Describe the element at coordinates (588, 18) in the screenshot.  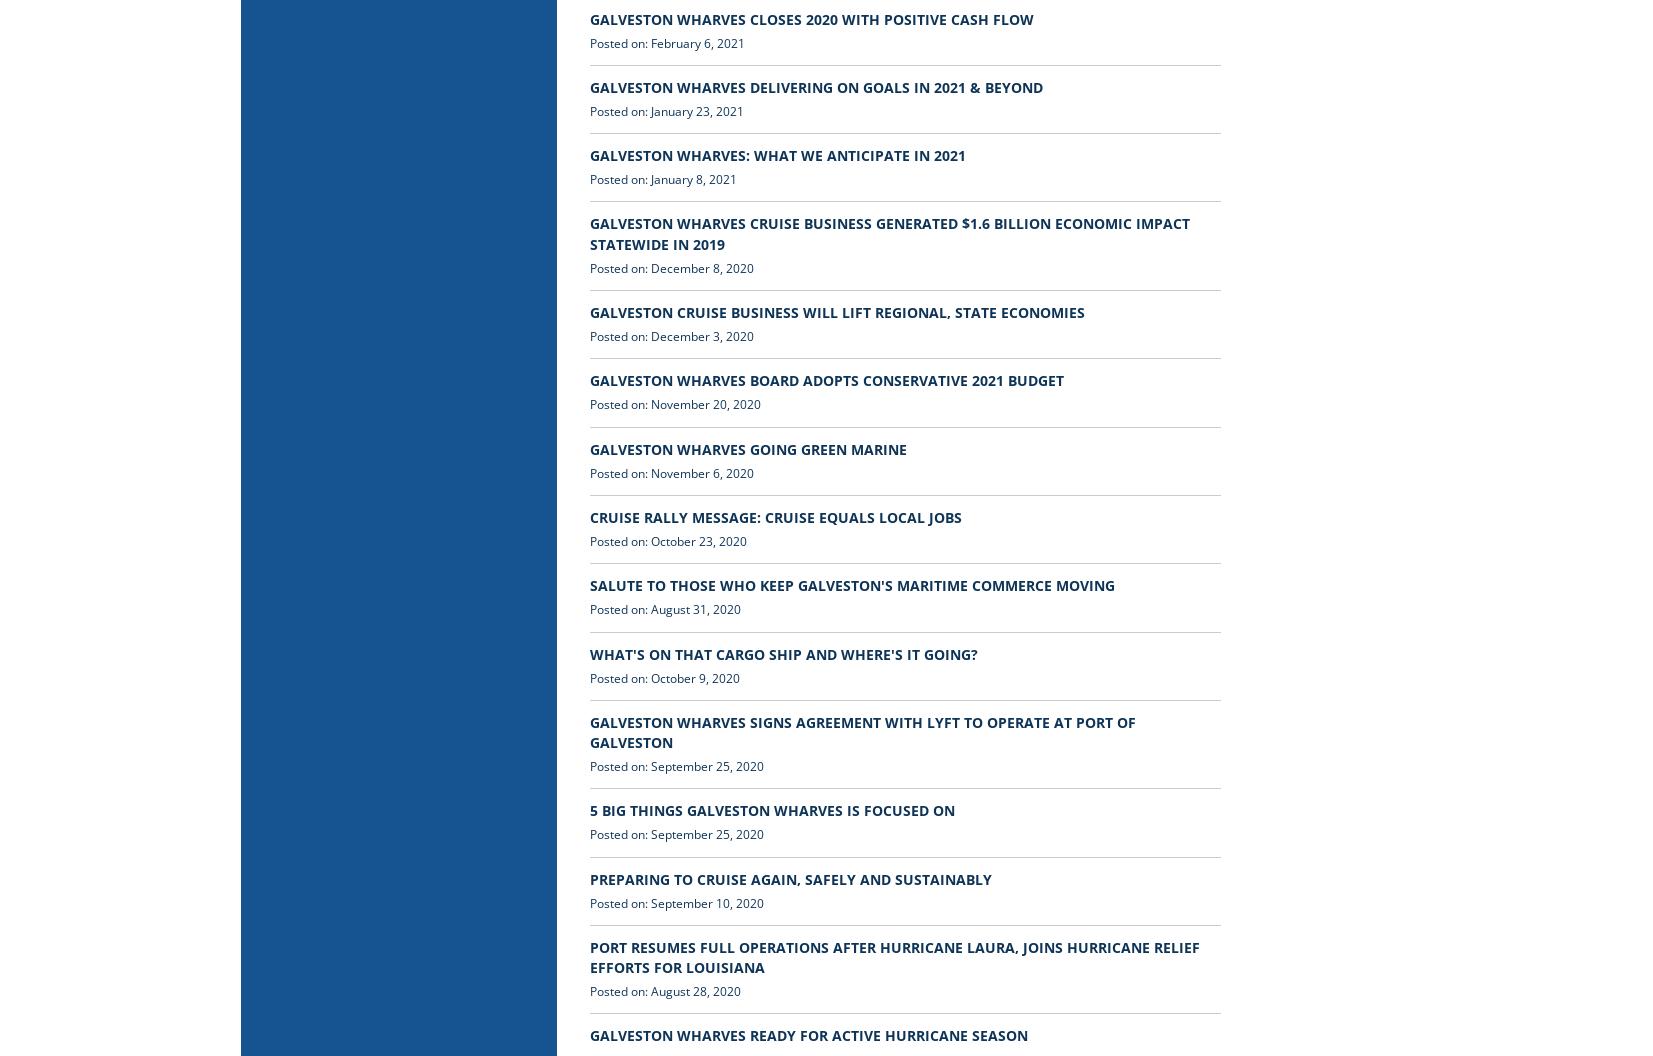
I see `'GALVESTON WHARVES CLOSES 2020 WITH POSITIVE CASH FLOW'` at that location.